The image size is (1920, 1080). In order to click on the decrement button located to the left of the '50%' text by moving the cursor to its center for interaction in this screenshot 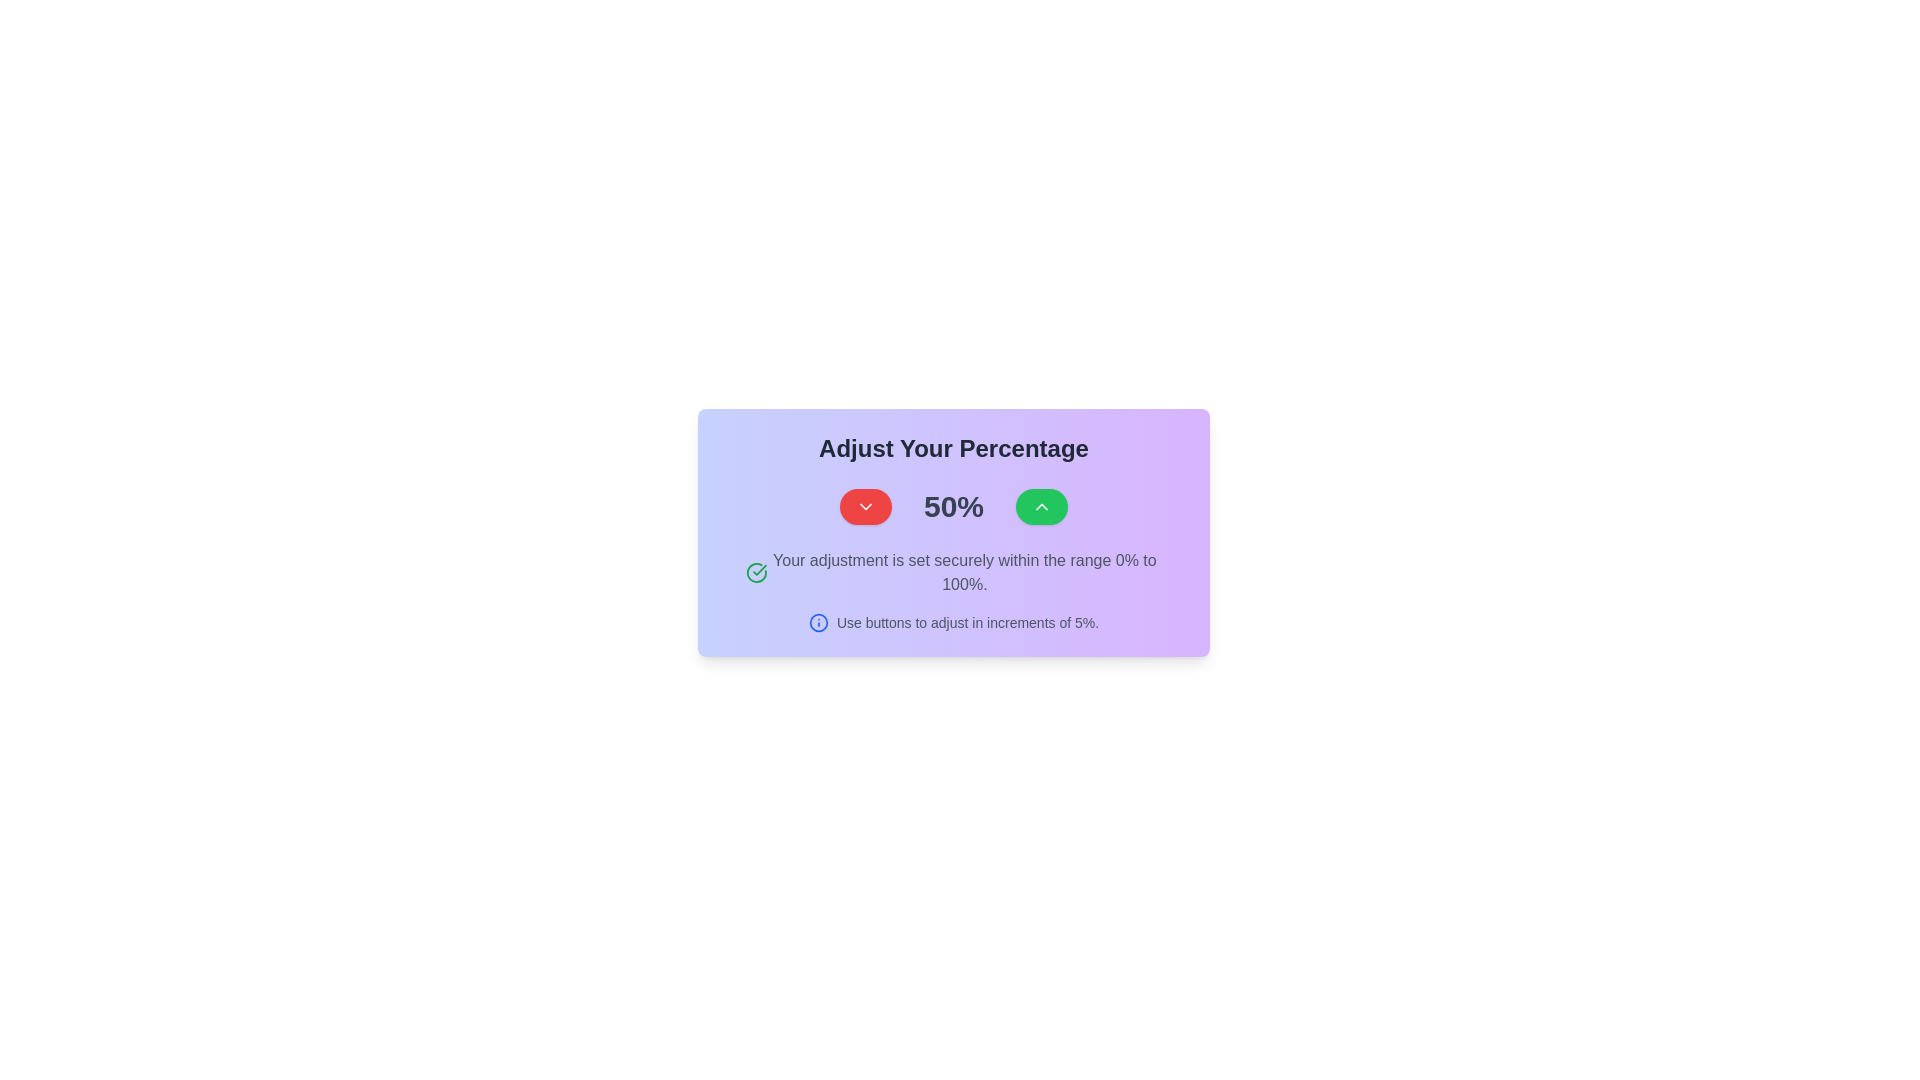, I will do `click(865, 505)`.